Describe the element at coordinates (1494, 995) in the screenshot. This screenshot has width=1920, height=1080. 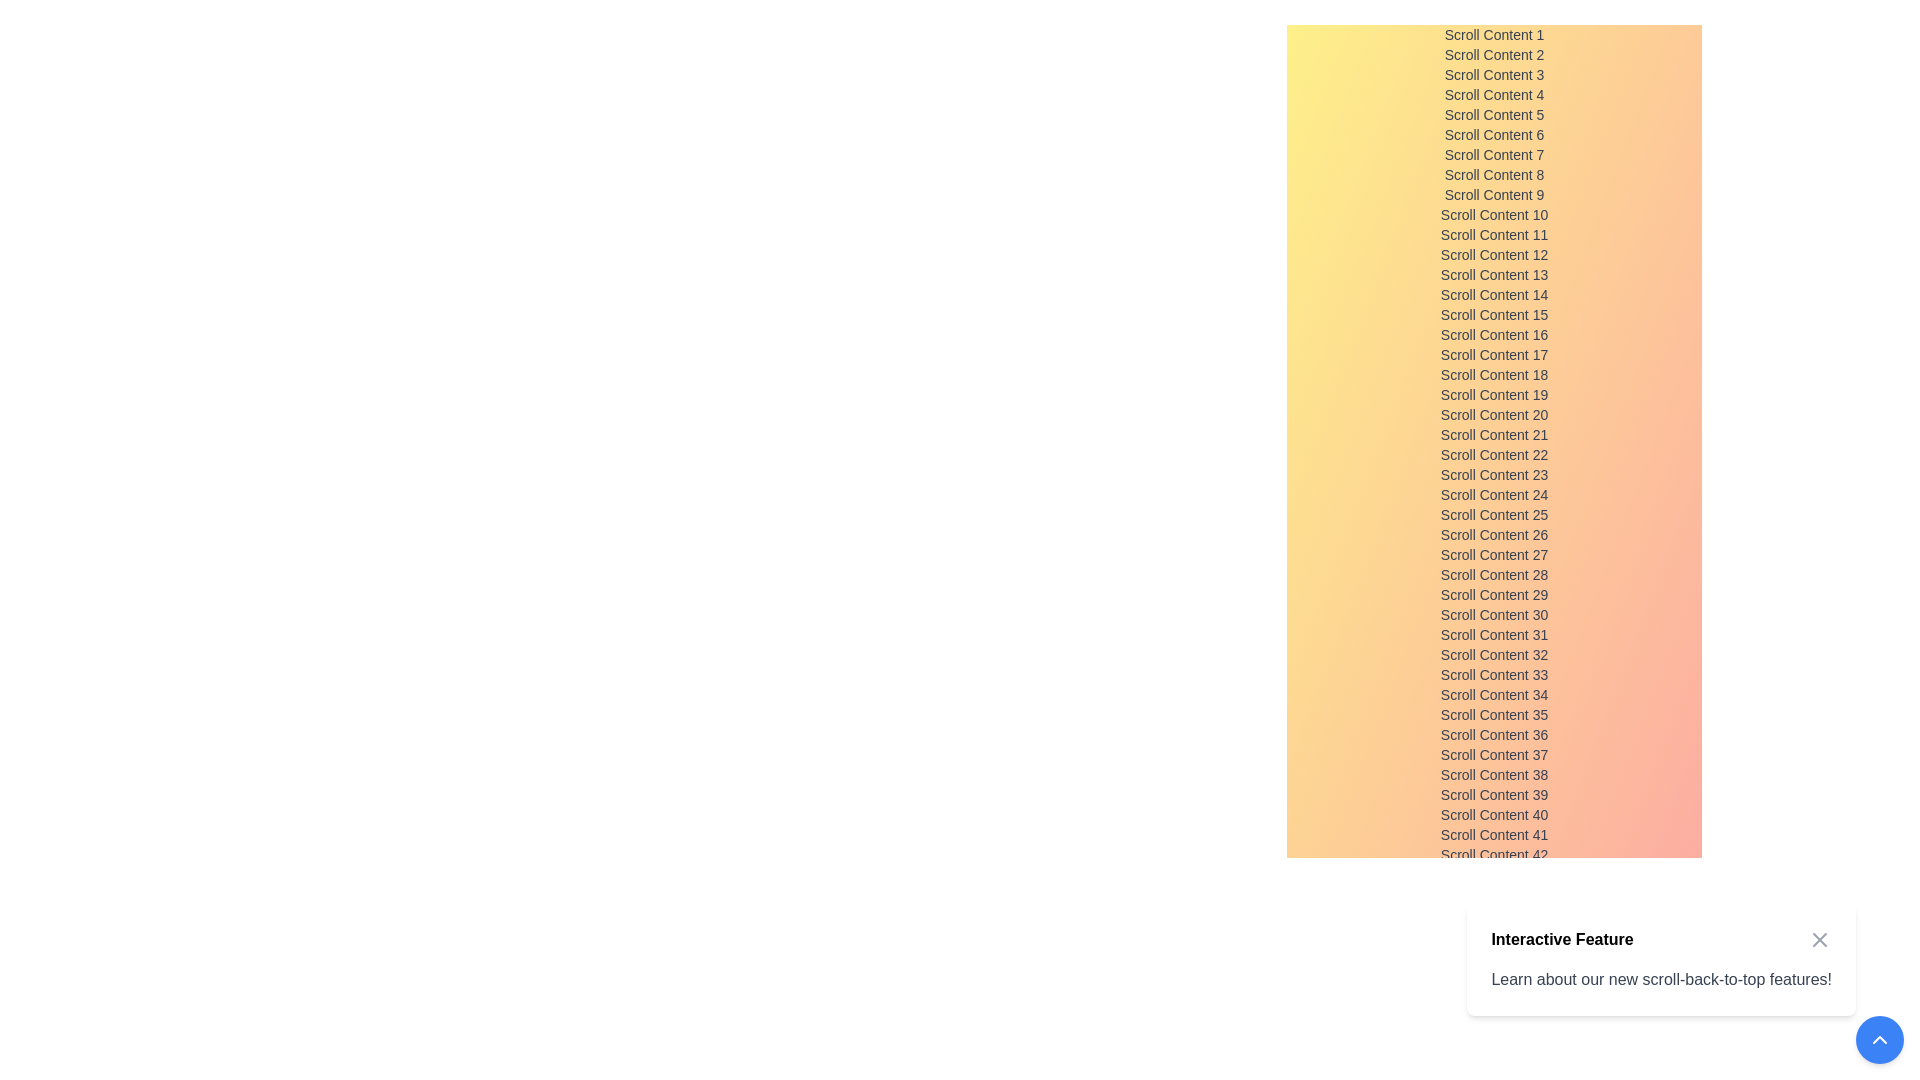
I see `the text display element that shows 'Scroll Content 49', which is styled in gray and is part of a vertically scrolling list, positioned at the 49th place` at that location.